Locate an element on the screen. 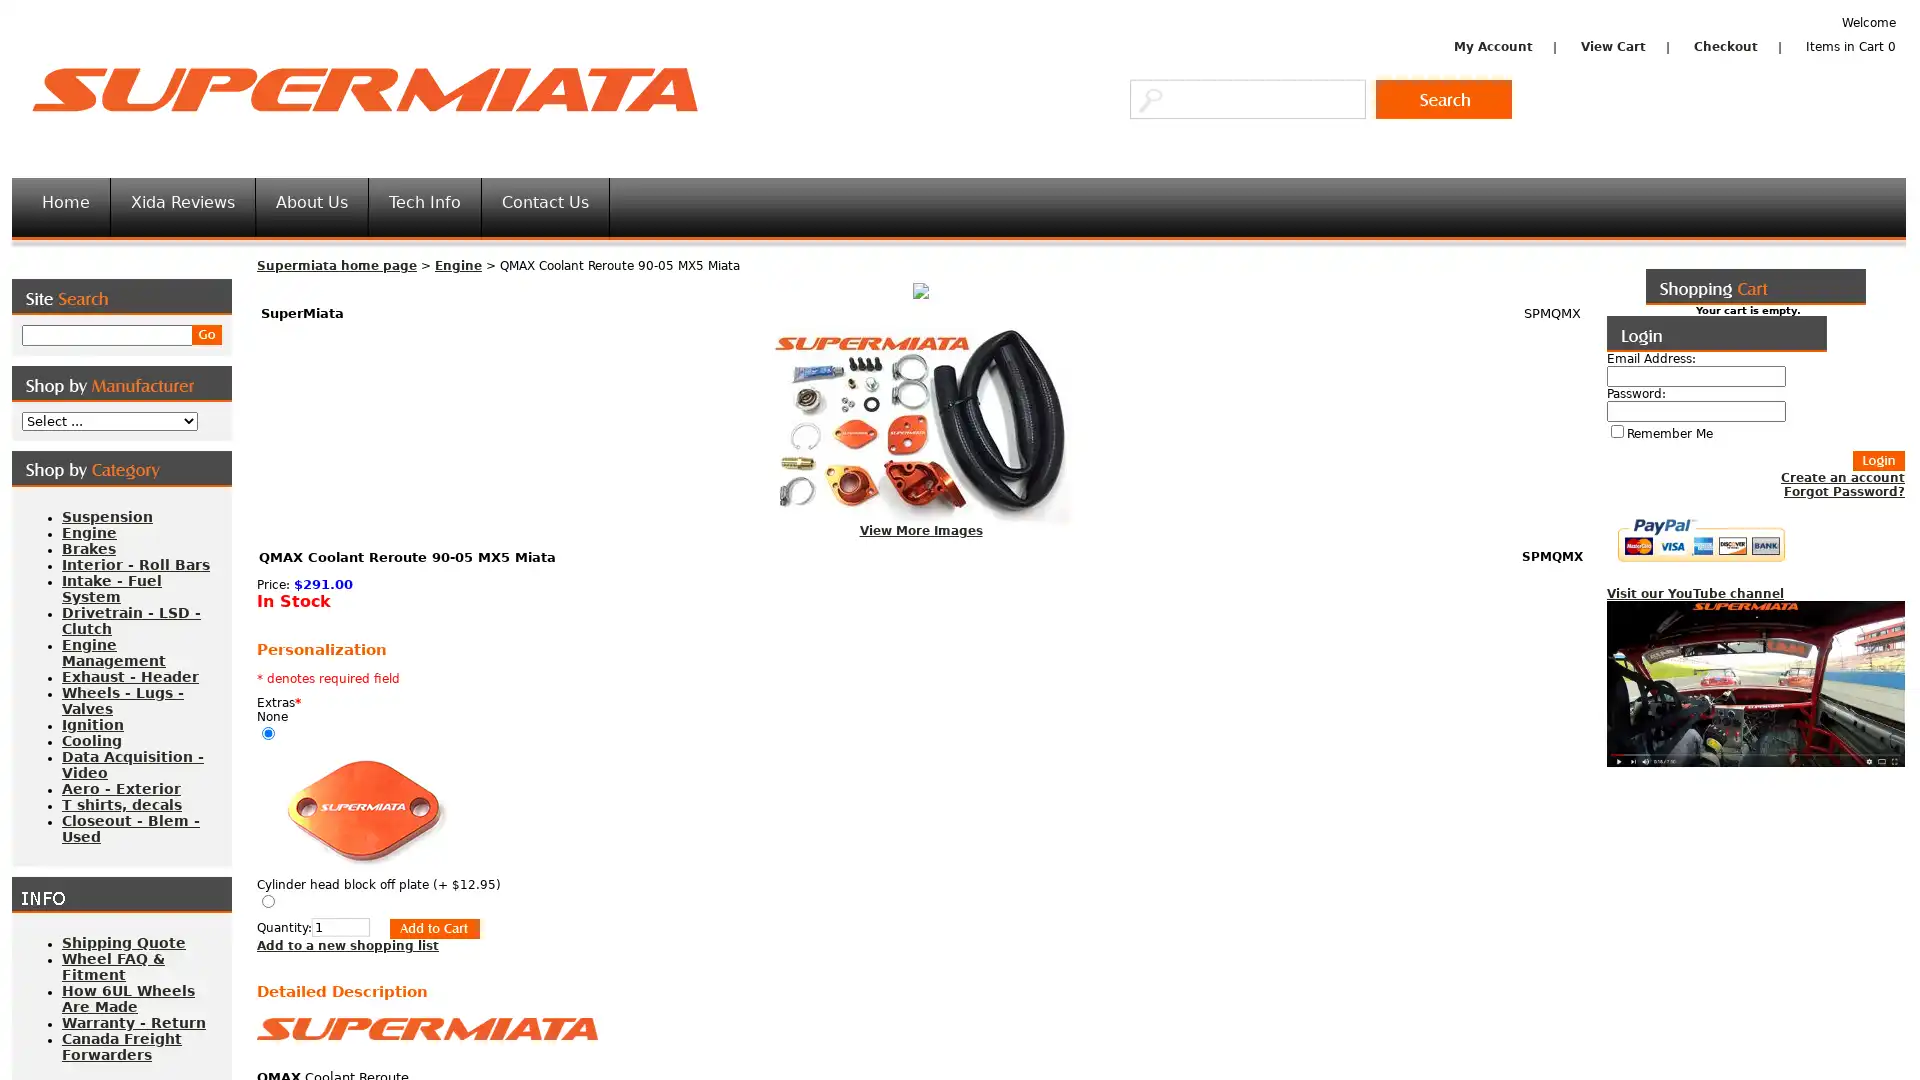  Submit is located at coordinates (1877, 461).